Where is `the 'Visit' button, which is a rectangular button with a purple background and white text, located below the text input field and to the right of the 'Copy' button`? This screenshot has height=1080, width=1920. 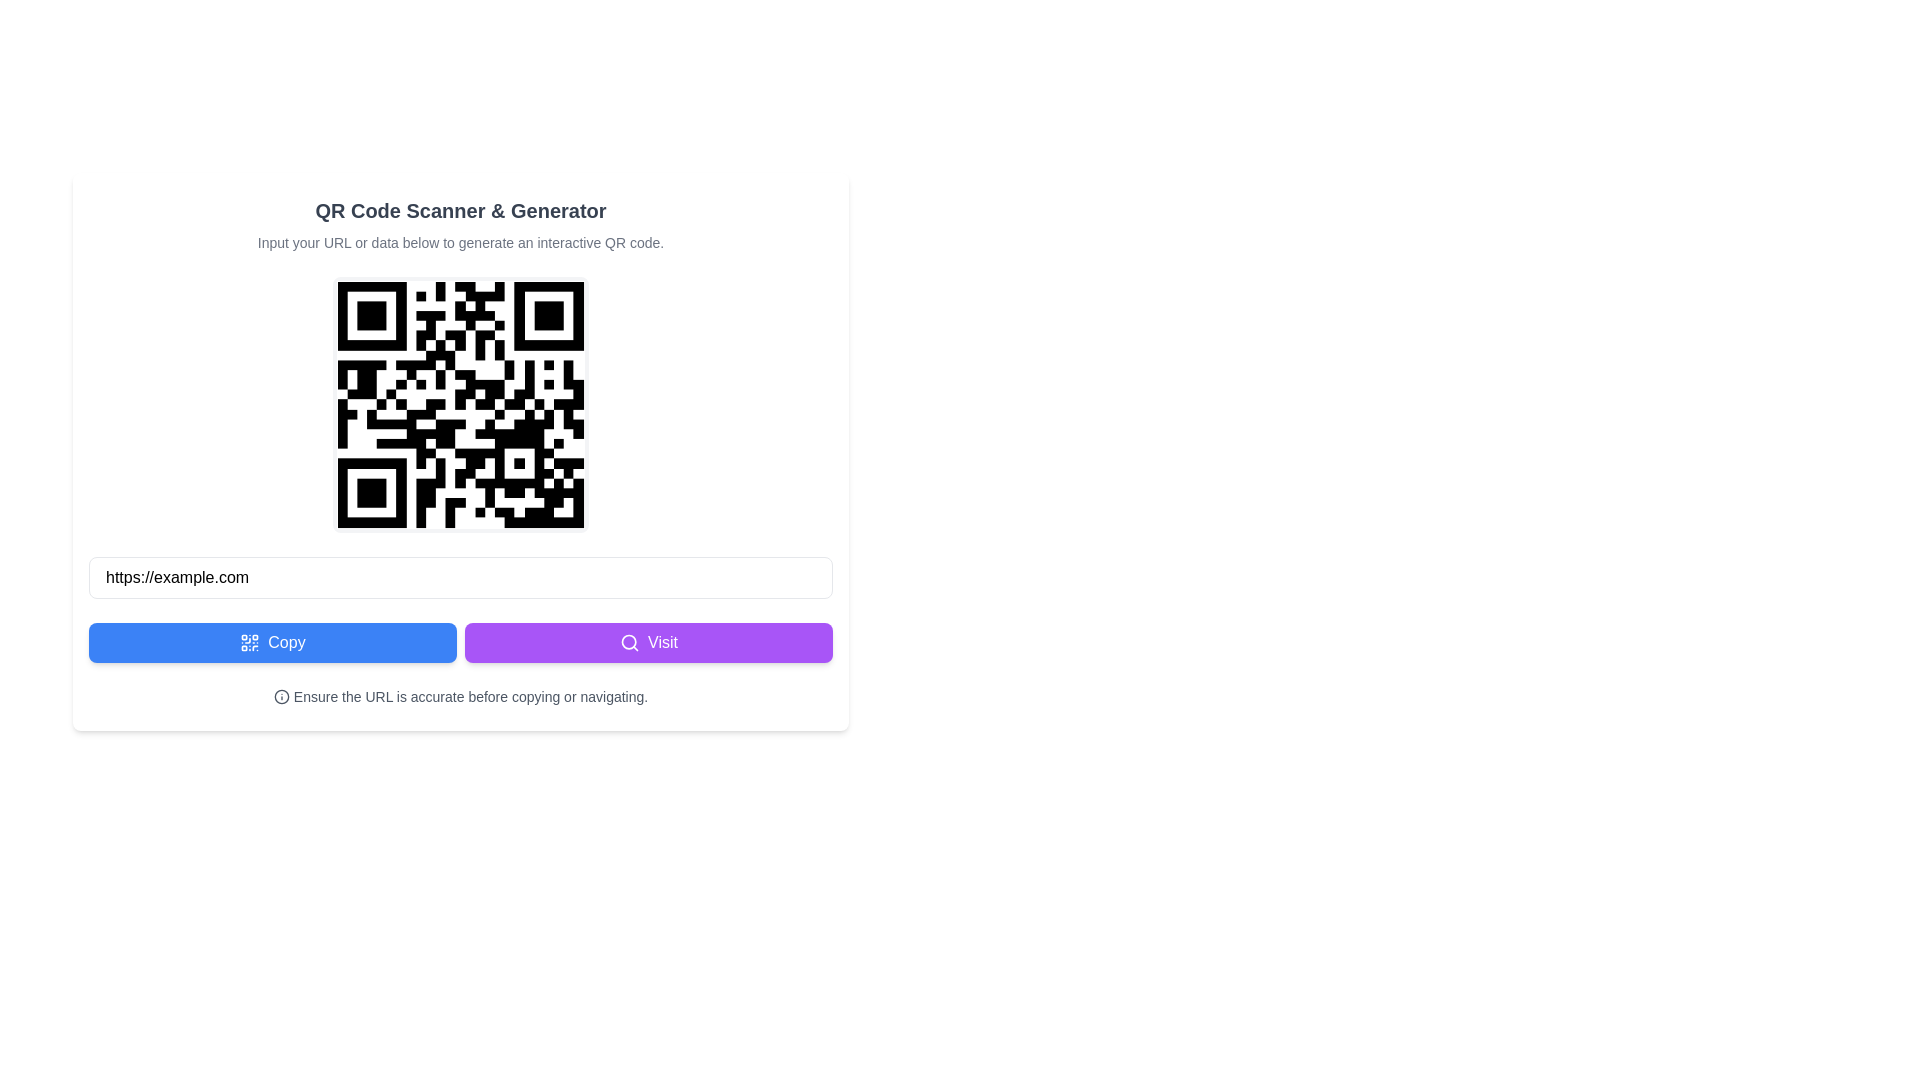 the 'Visit' button, which is a rectangular button with a purple background and white text, located below the text input field and to the right of the 'Copy' button is located at coordinates (648, 643).